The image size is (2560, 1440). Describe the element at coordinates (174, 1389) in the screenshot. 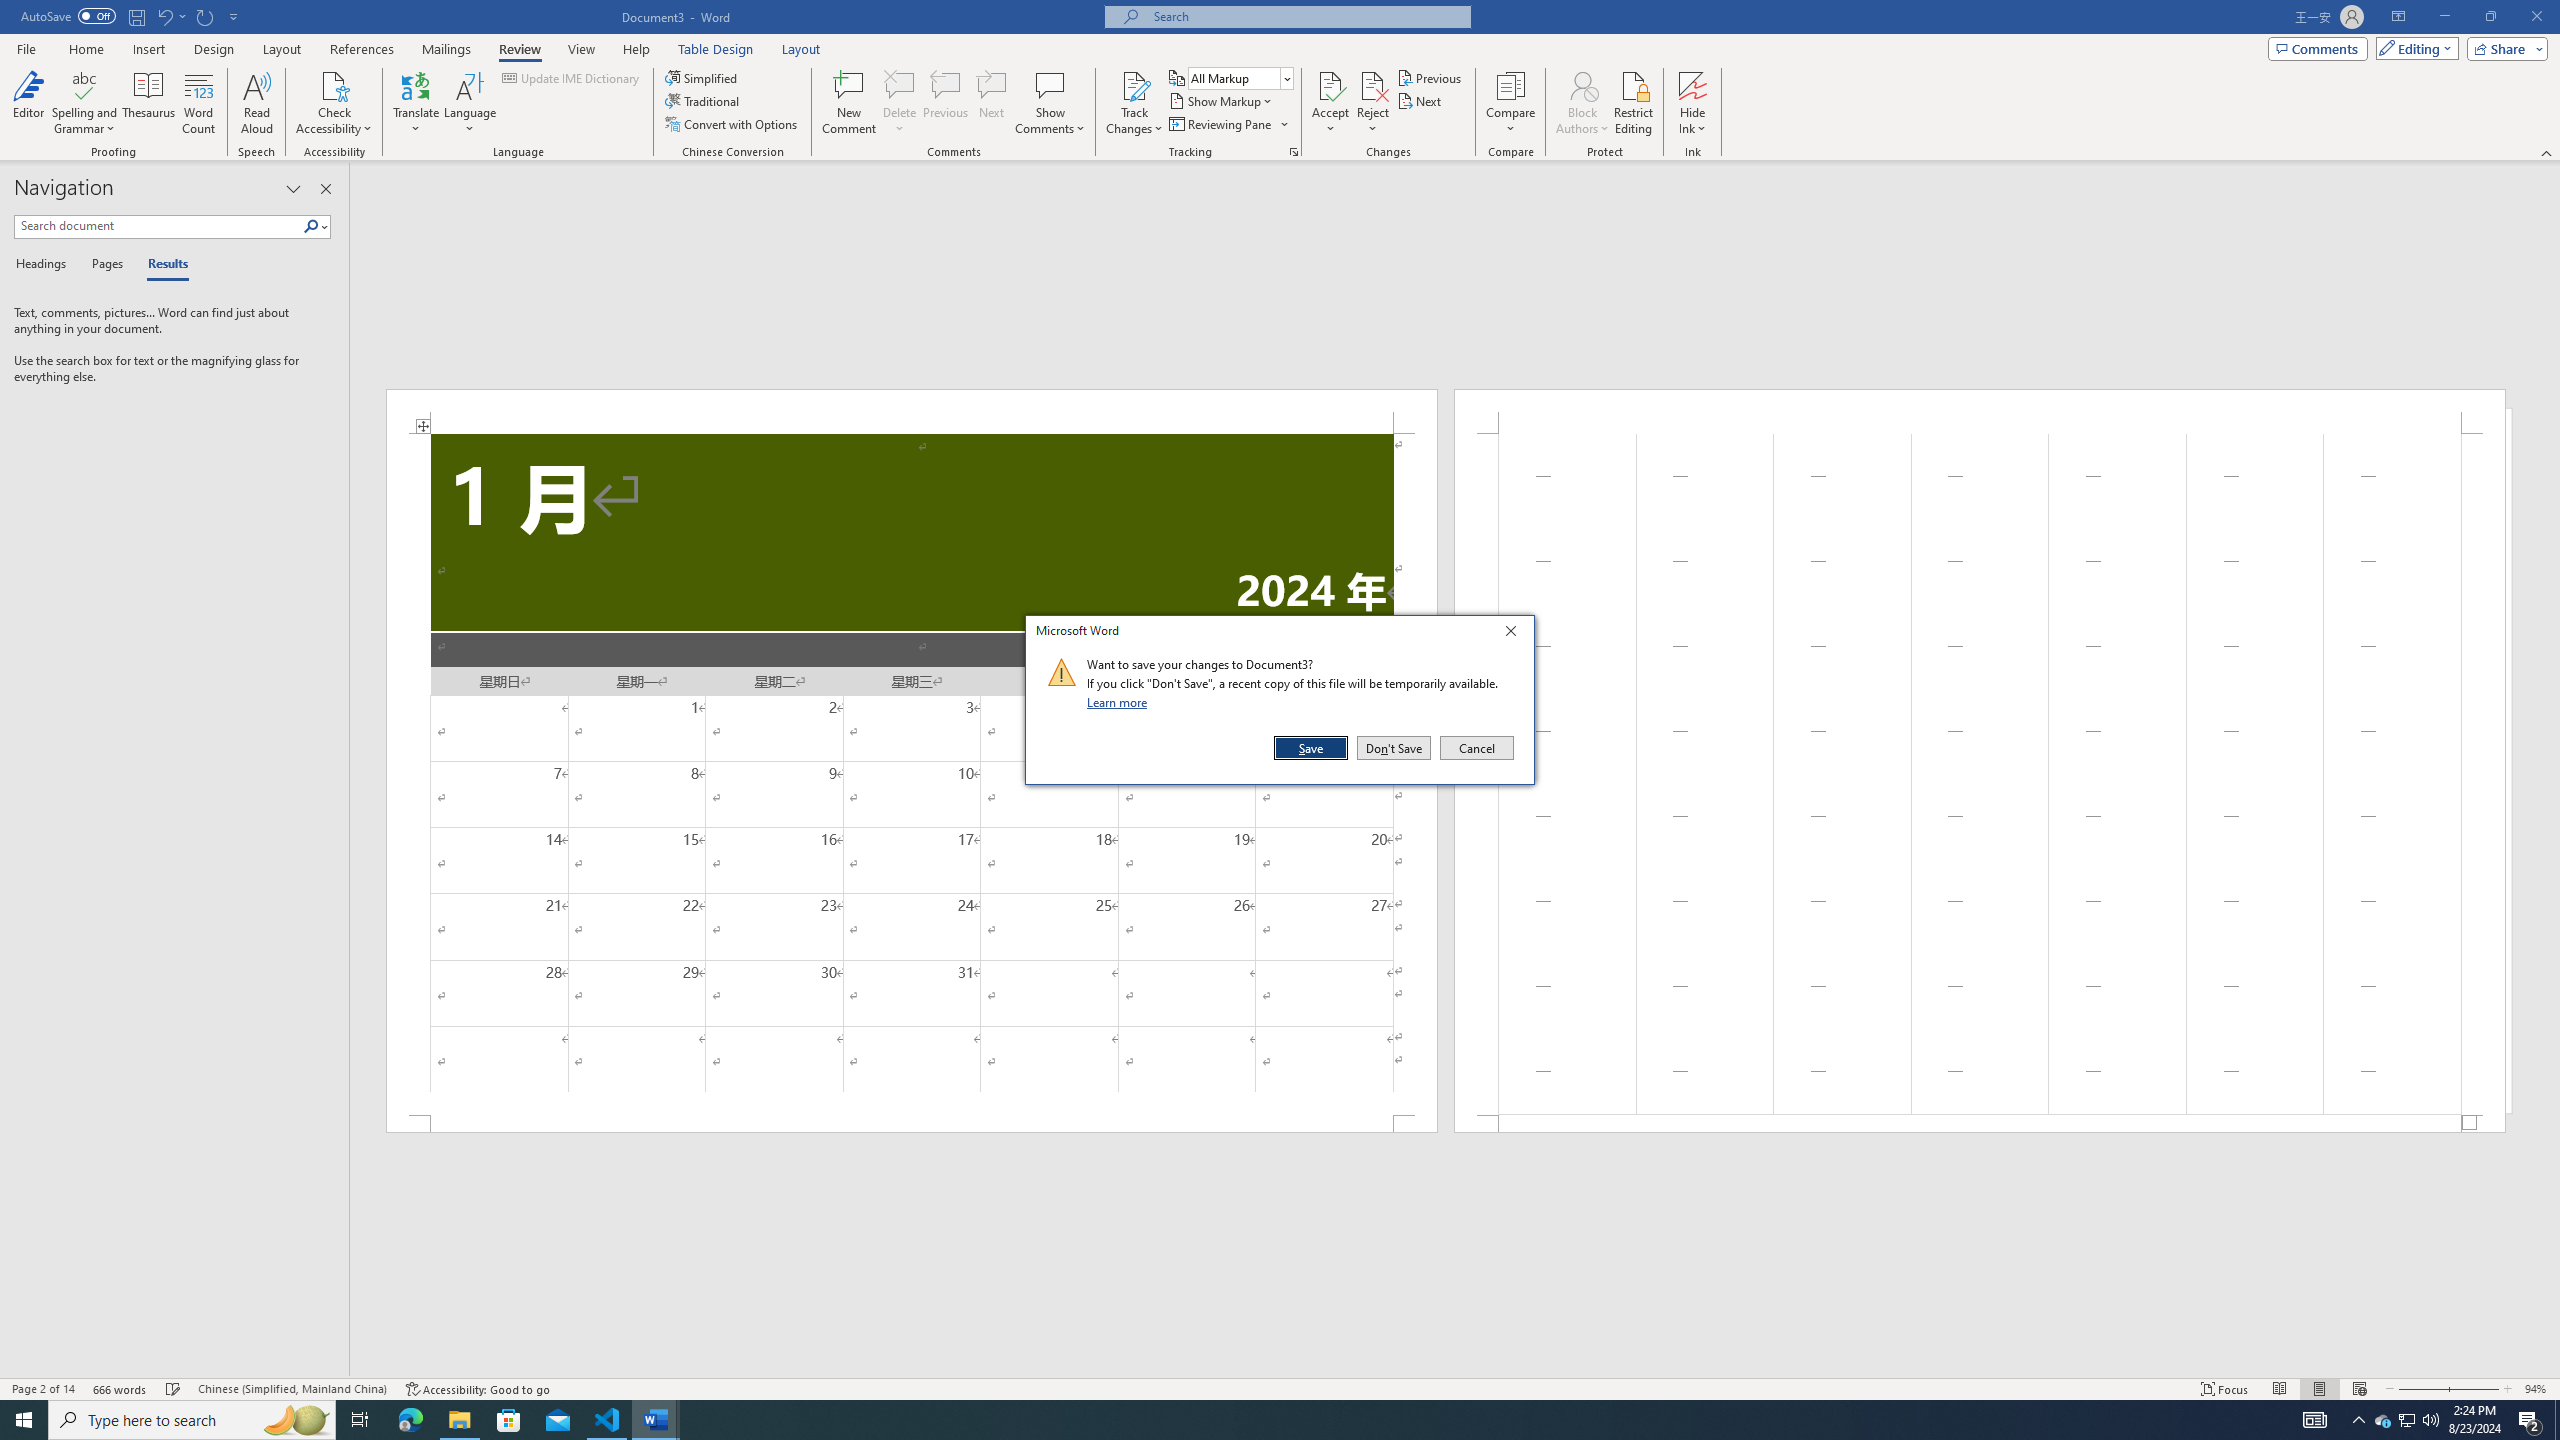

I see `'Spelling and Grammar Check Checking'` at that location.